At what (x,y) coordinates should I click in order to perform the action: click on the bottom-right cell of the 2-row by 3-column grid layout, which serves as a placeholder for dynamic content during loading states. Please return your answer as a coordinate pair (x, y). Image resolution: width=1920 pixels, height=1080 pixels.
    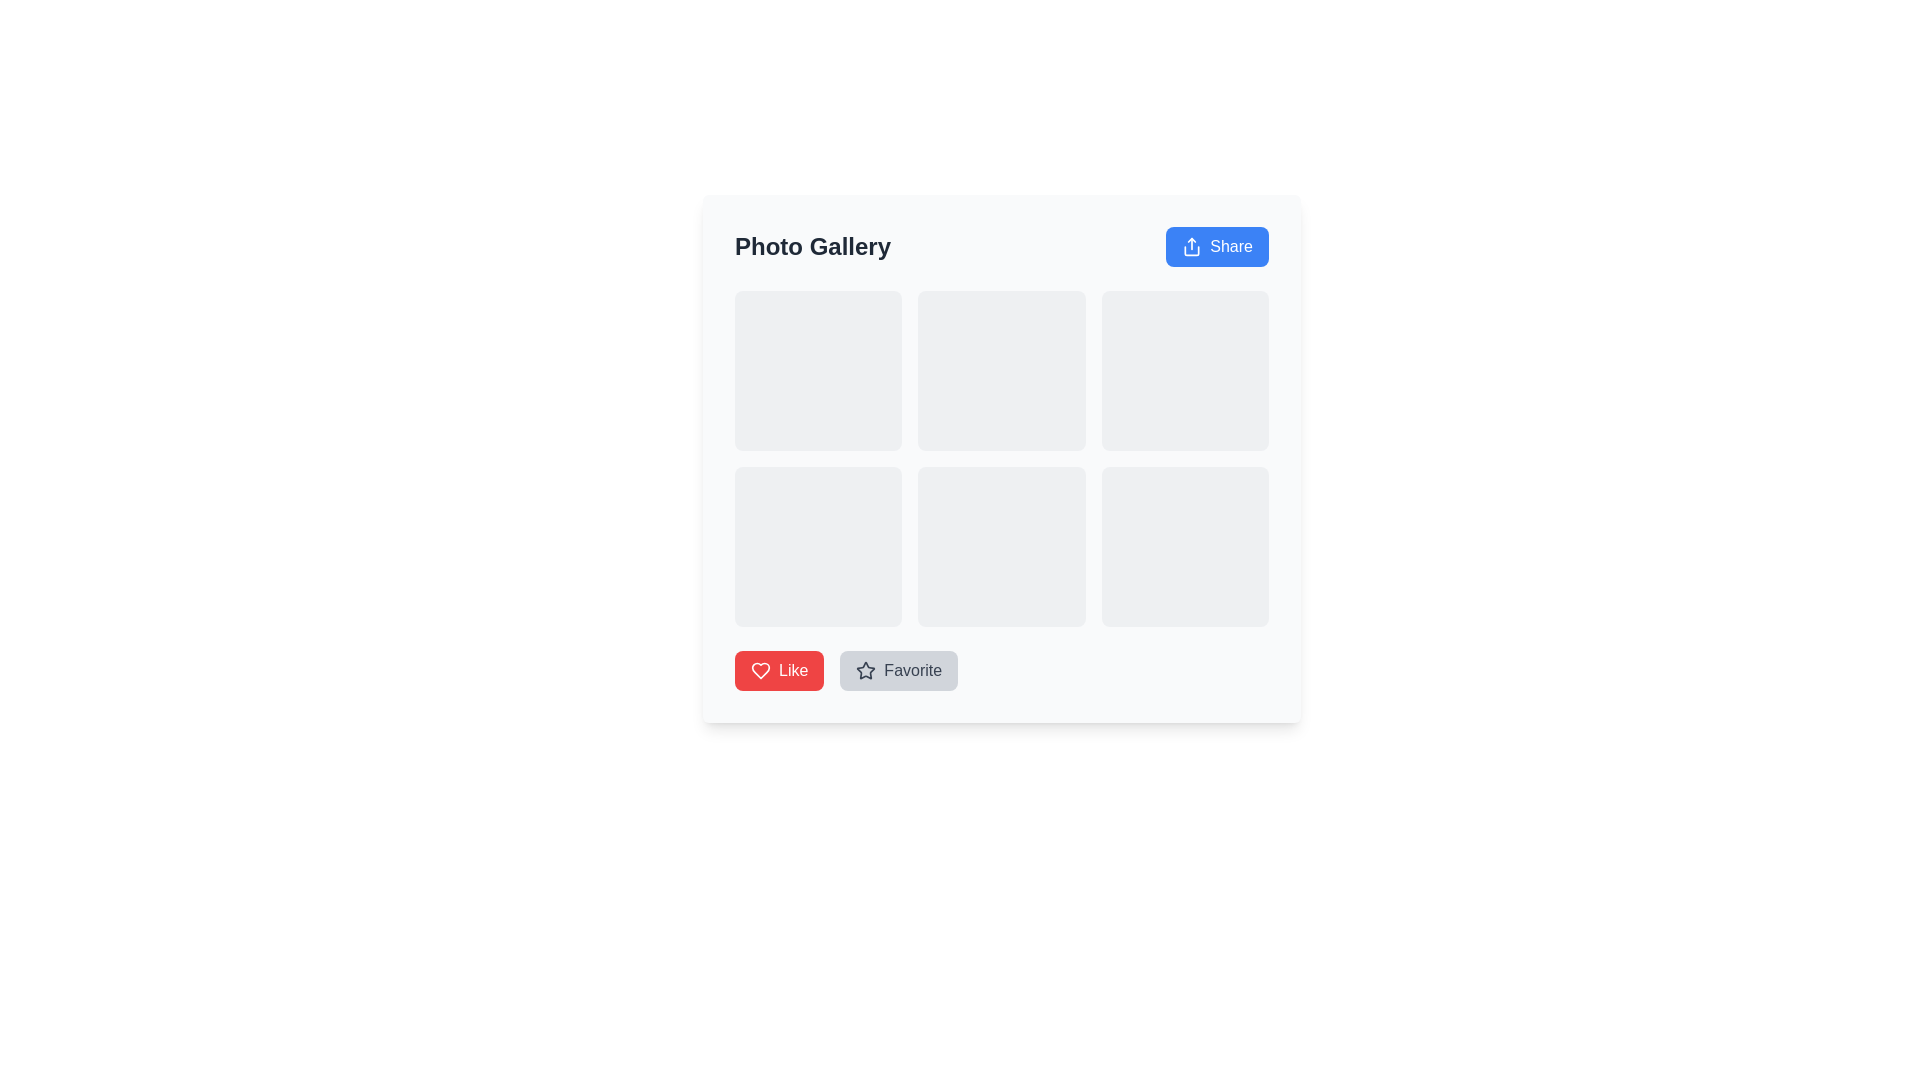
    Looking at the image, I should click on (1185, 547).